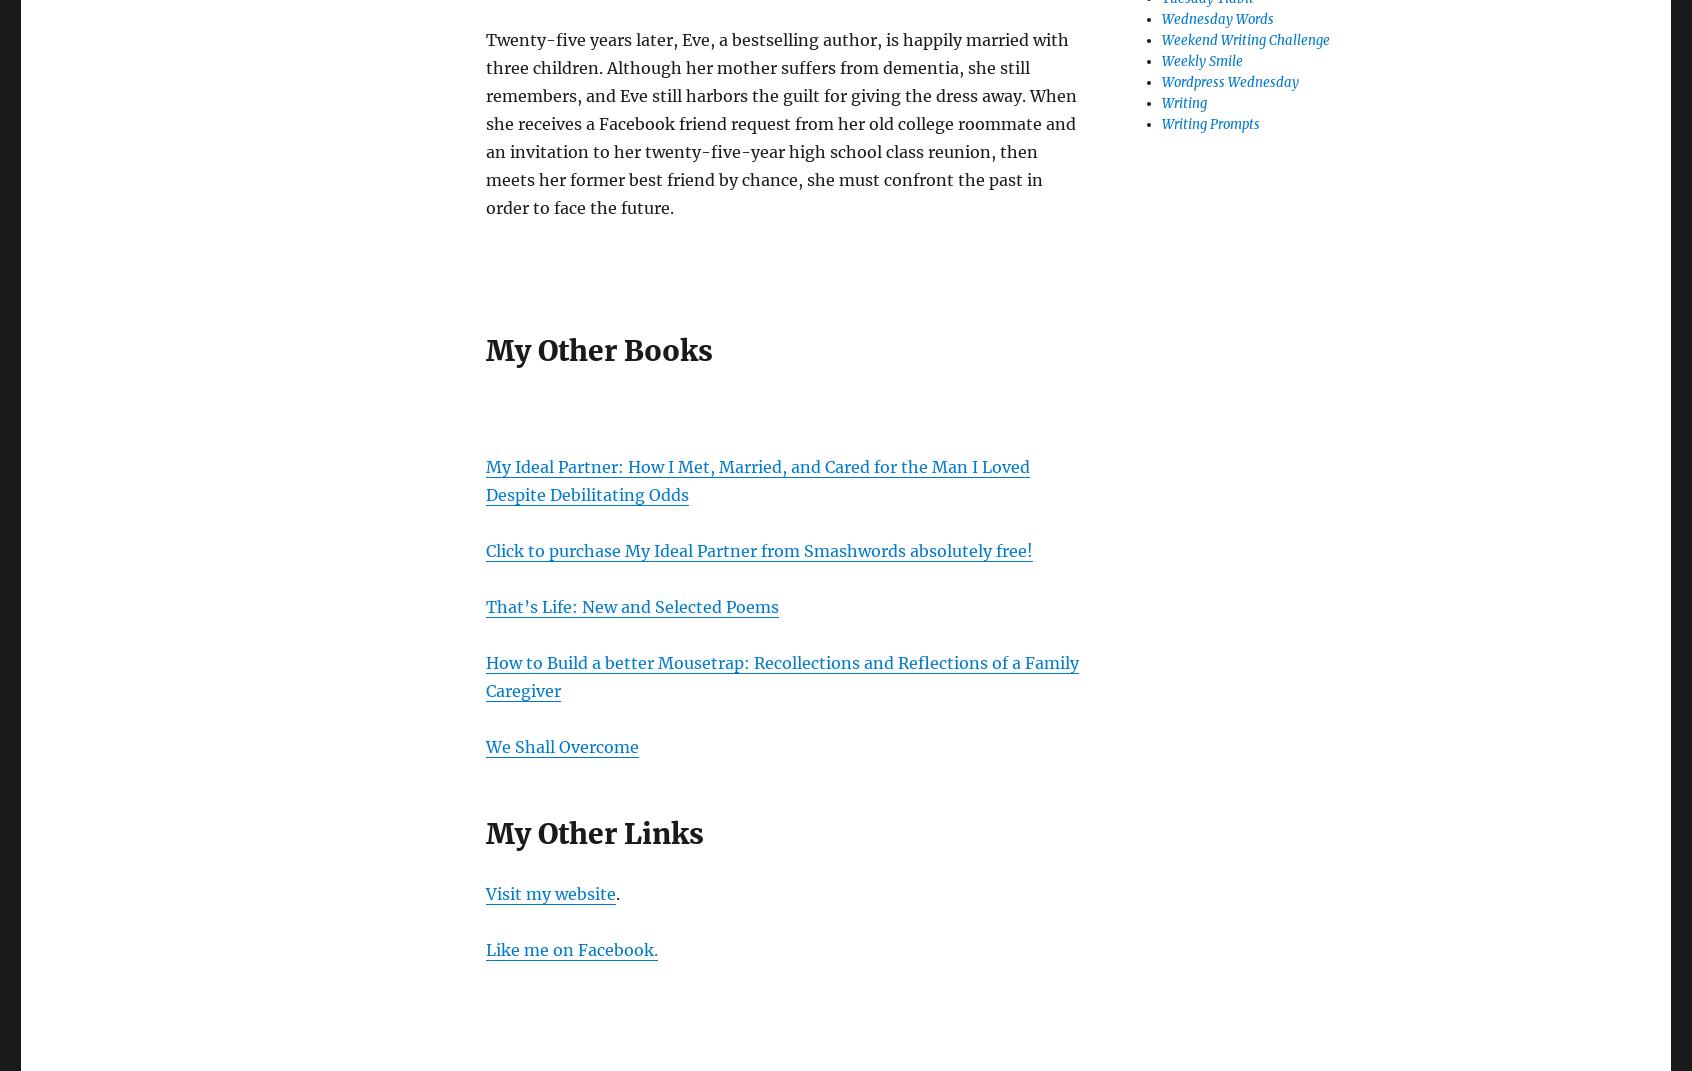 This screenshot has height=1071, width=1692. What do you see at coordinates (484, 349) in the screenshot?
I see `'My Other Books'` at bounding box center [484, 349].